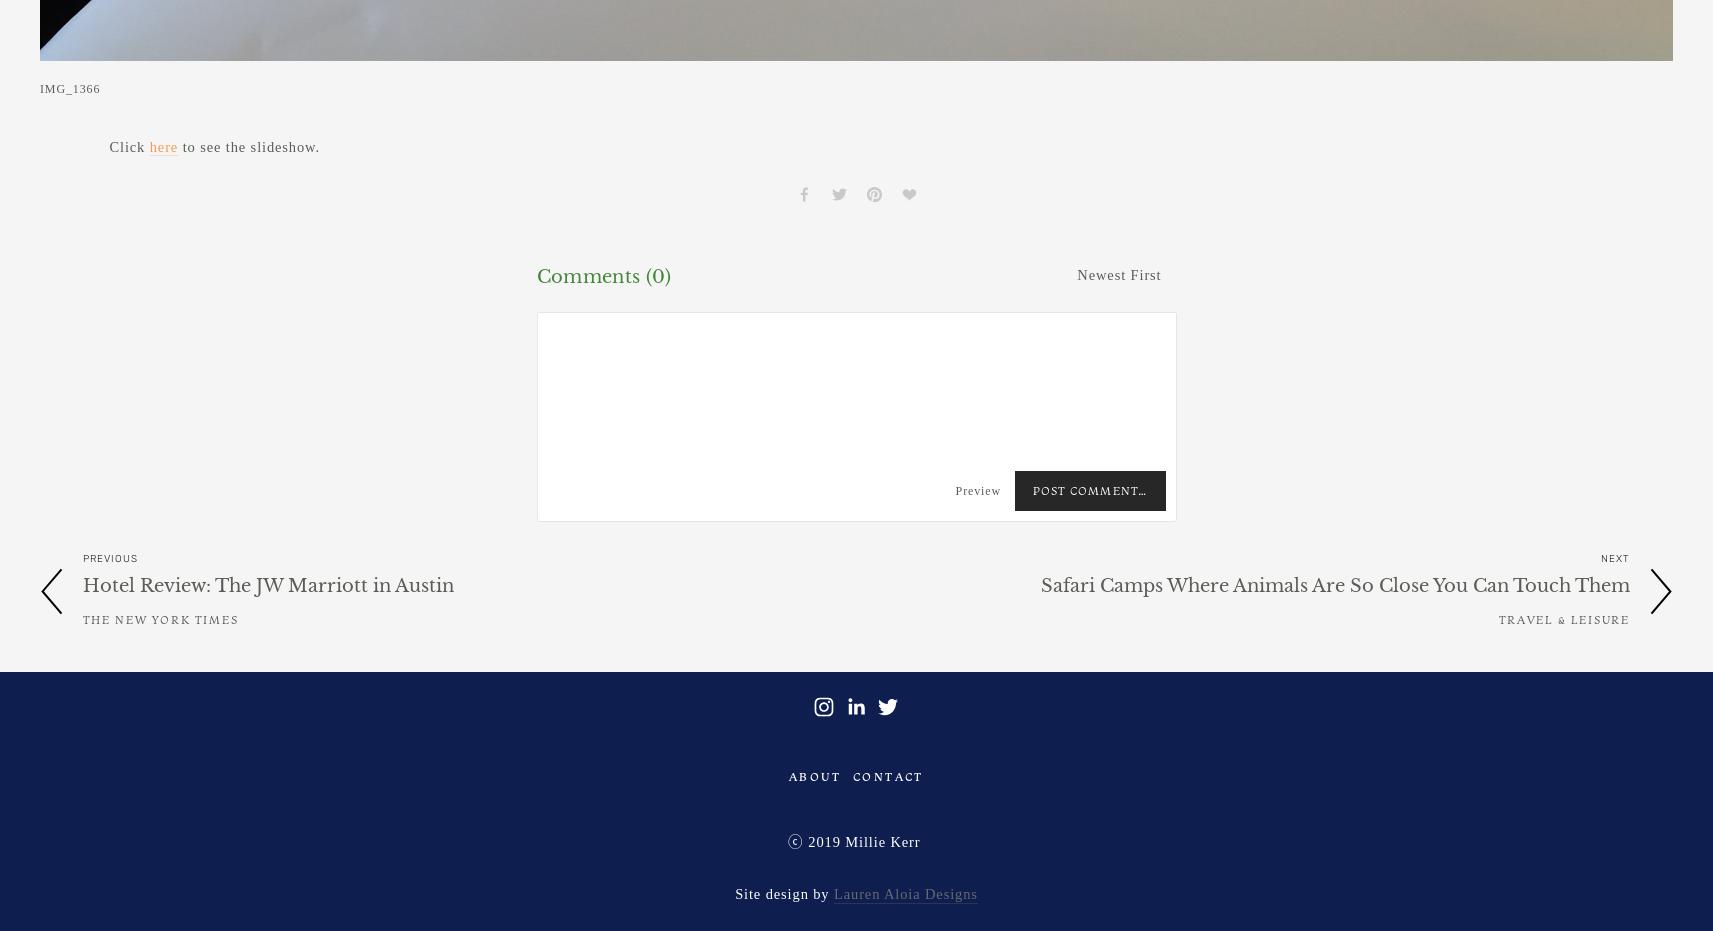 Image resolution: width=1713 pixels, height=931 pixels. What do you see at coordinates (603, 275) in the screenshot?
I see `'Comments (0)'` at bounding box center [603, 275].